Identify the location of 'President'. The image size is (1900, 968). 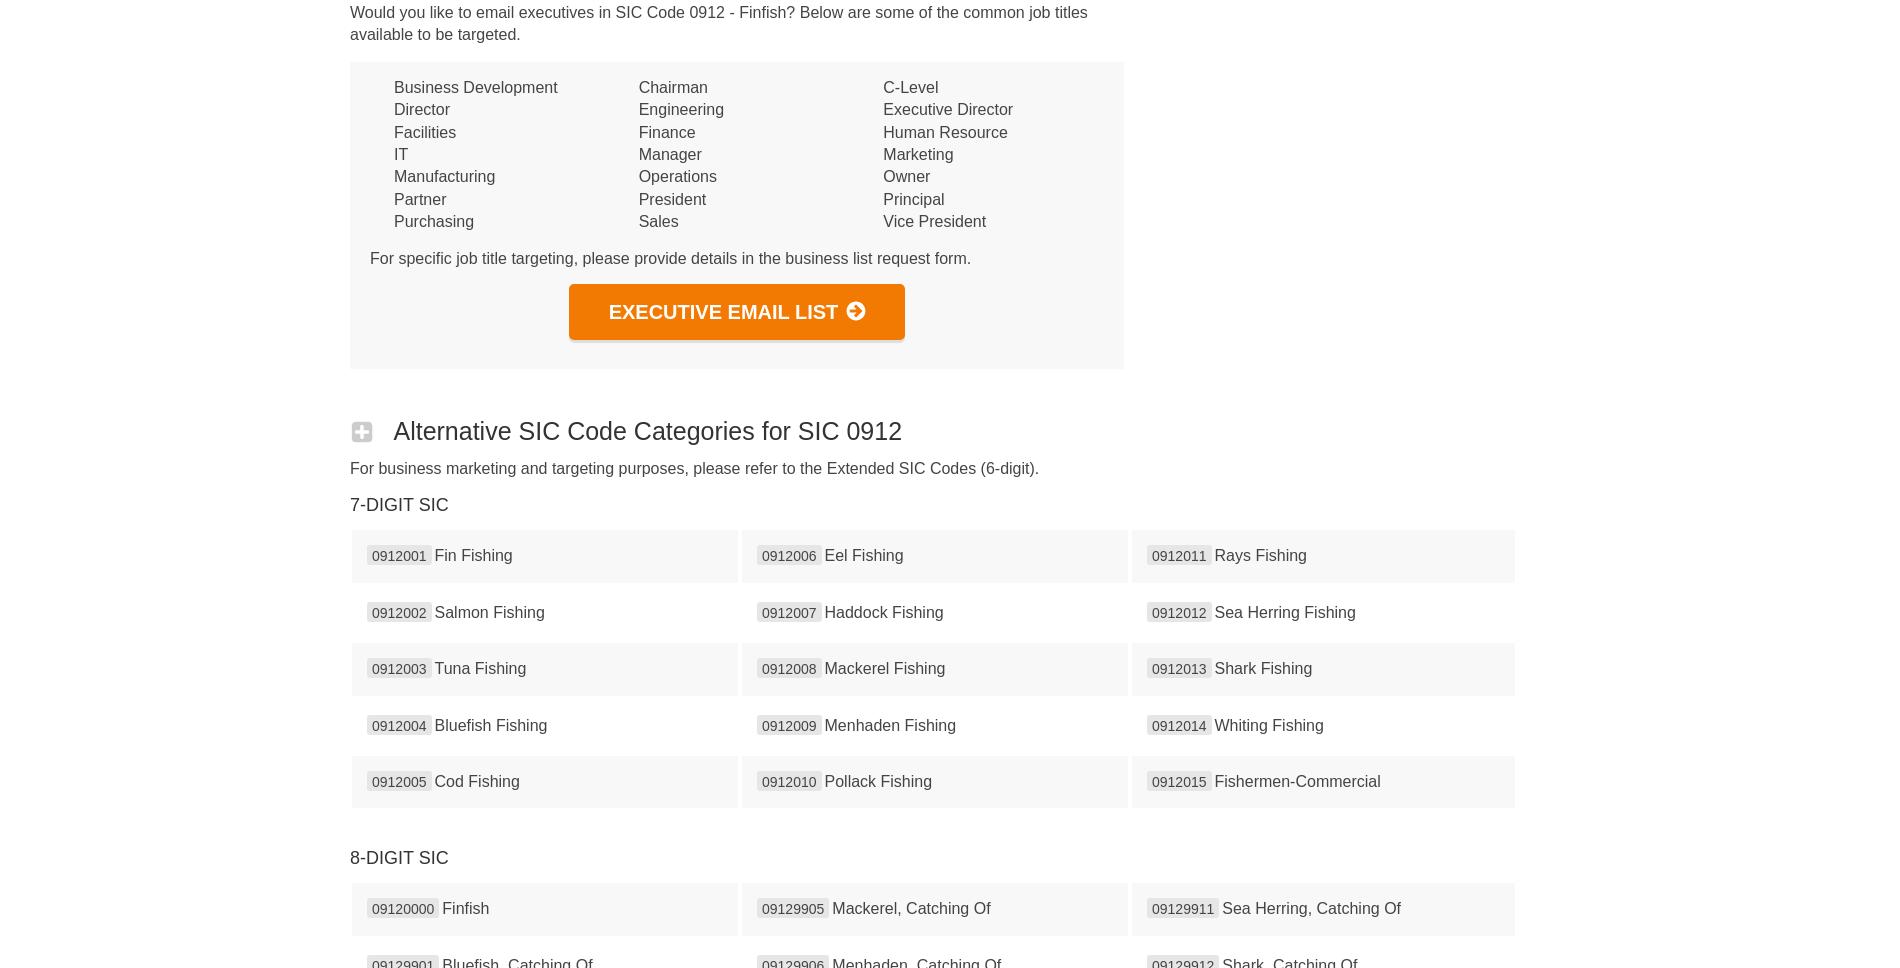
(672, 198).